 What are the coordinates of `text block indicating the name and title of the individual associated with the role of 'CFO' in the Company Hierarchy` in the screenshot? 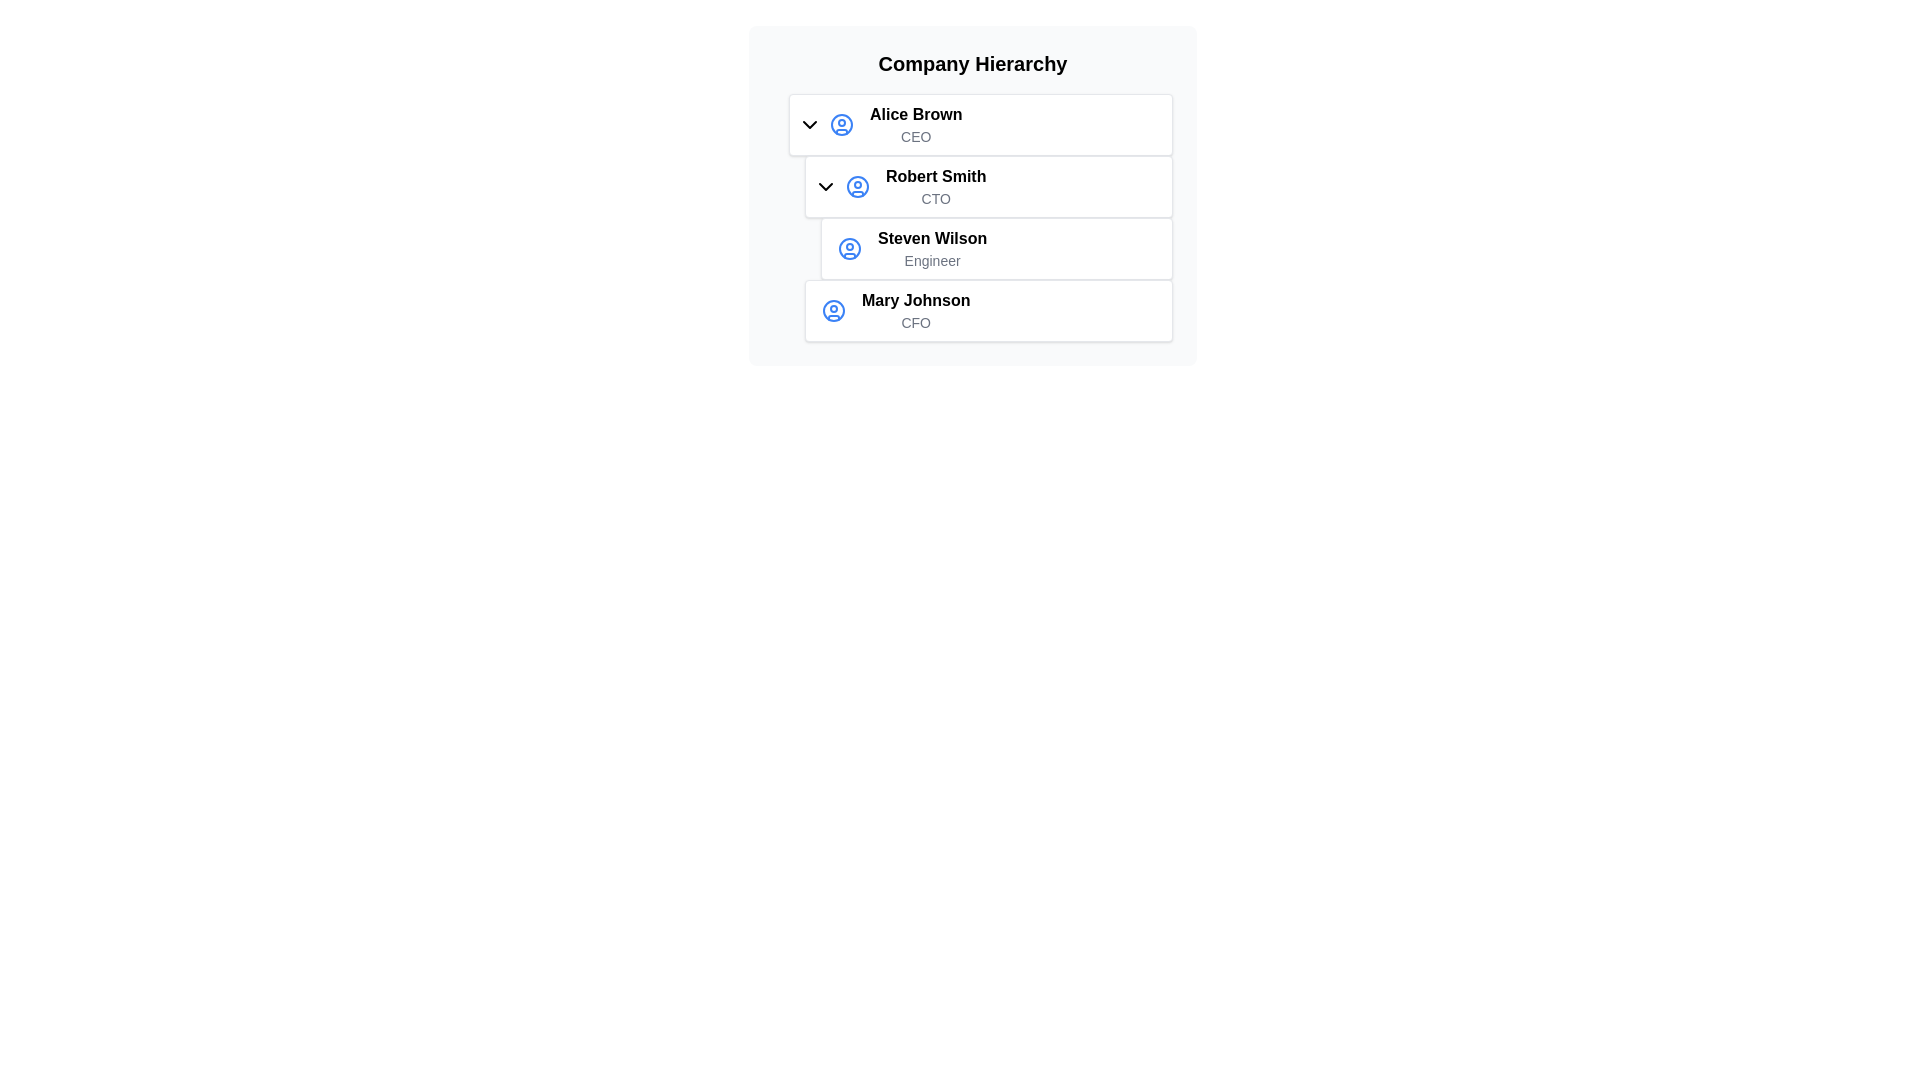 It's located at (915, 311).